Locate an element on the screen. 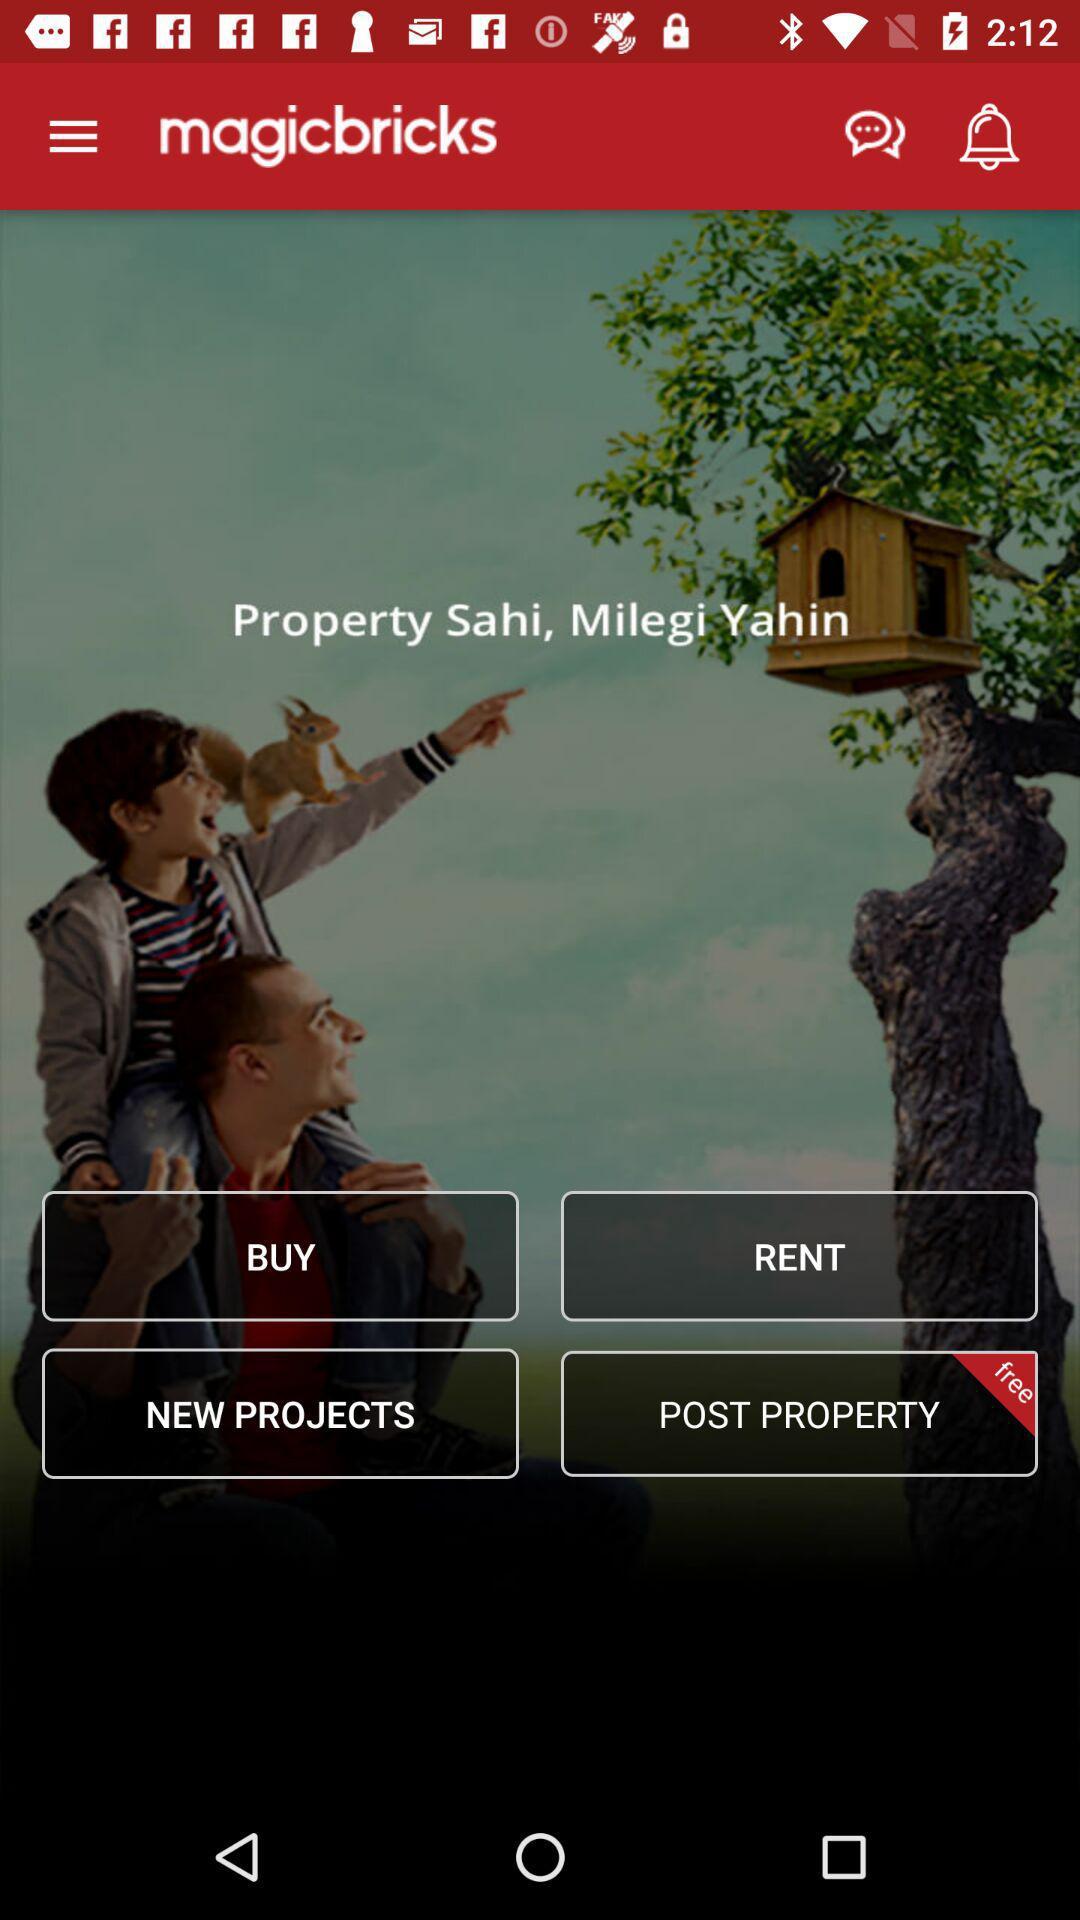 The image size is (1080, 1920). rent is located at coordinates (798, 1255).